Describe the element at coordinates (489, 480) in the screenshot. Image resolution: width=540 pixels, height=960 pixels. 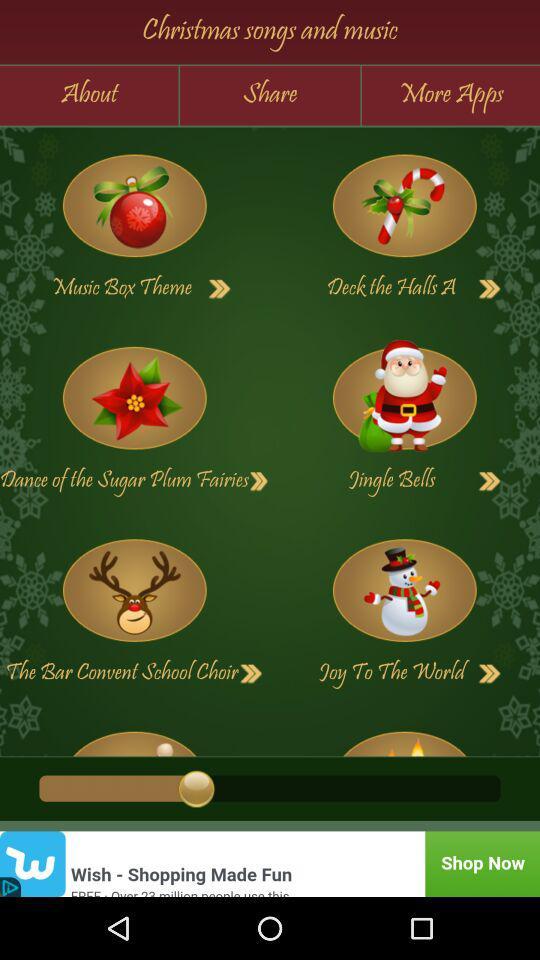
I see `next` at that location.